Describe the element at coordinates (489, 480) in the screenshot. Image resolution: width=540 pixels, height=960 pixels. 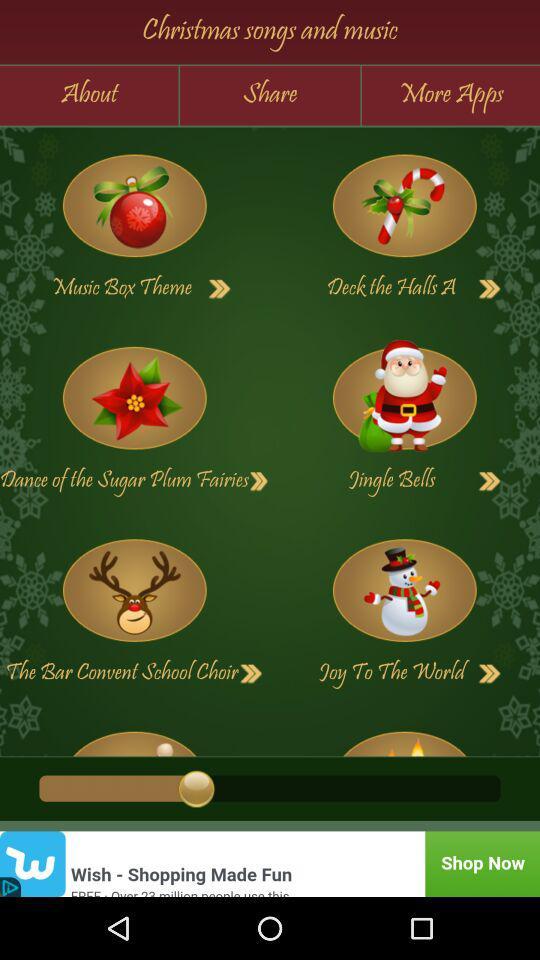
I see `next` at that location.